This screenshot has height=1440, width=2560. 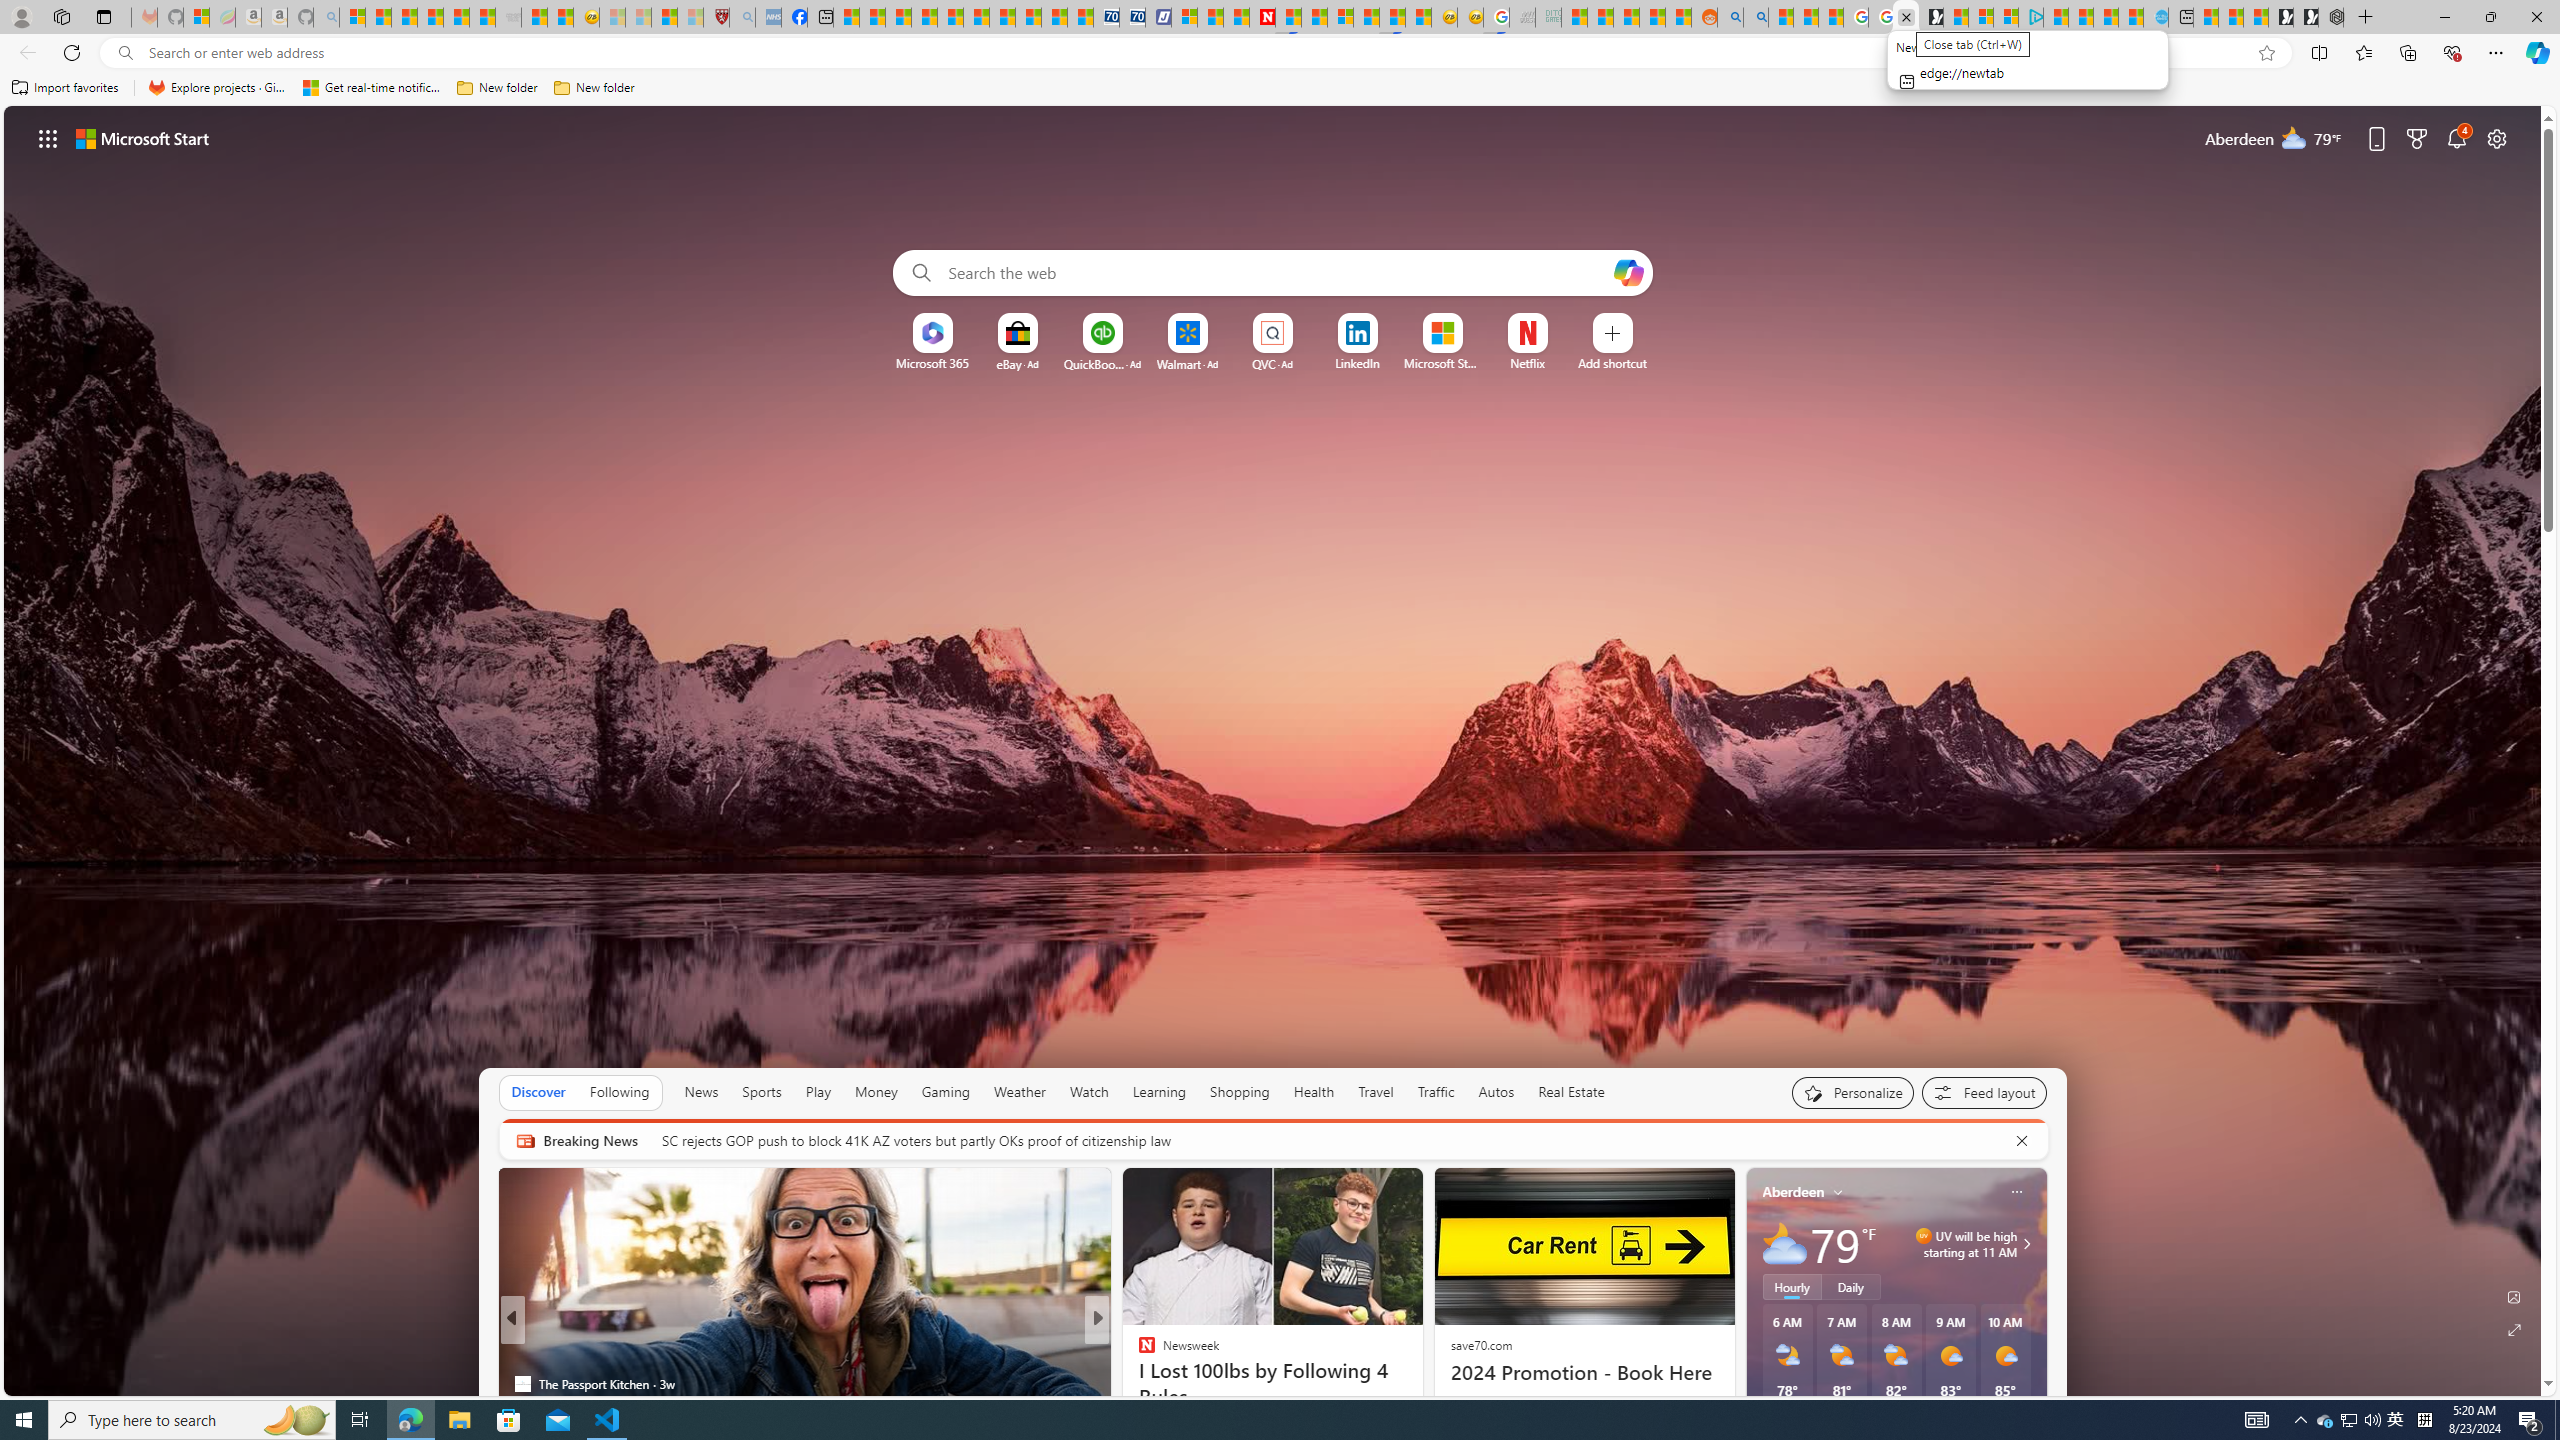 What do you see at coordinates (1137, 1383) in the screenshot?
I see `'Inquirer'` at bounding box center [1137, 1383].